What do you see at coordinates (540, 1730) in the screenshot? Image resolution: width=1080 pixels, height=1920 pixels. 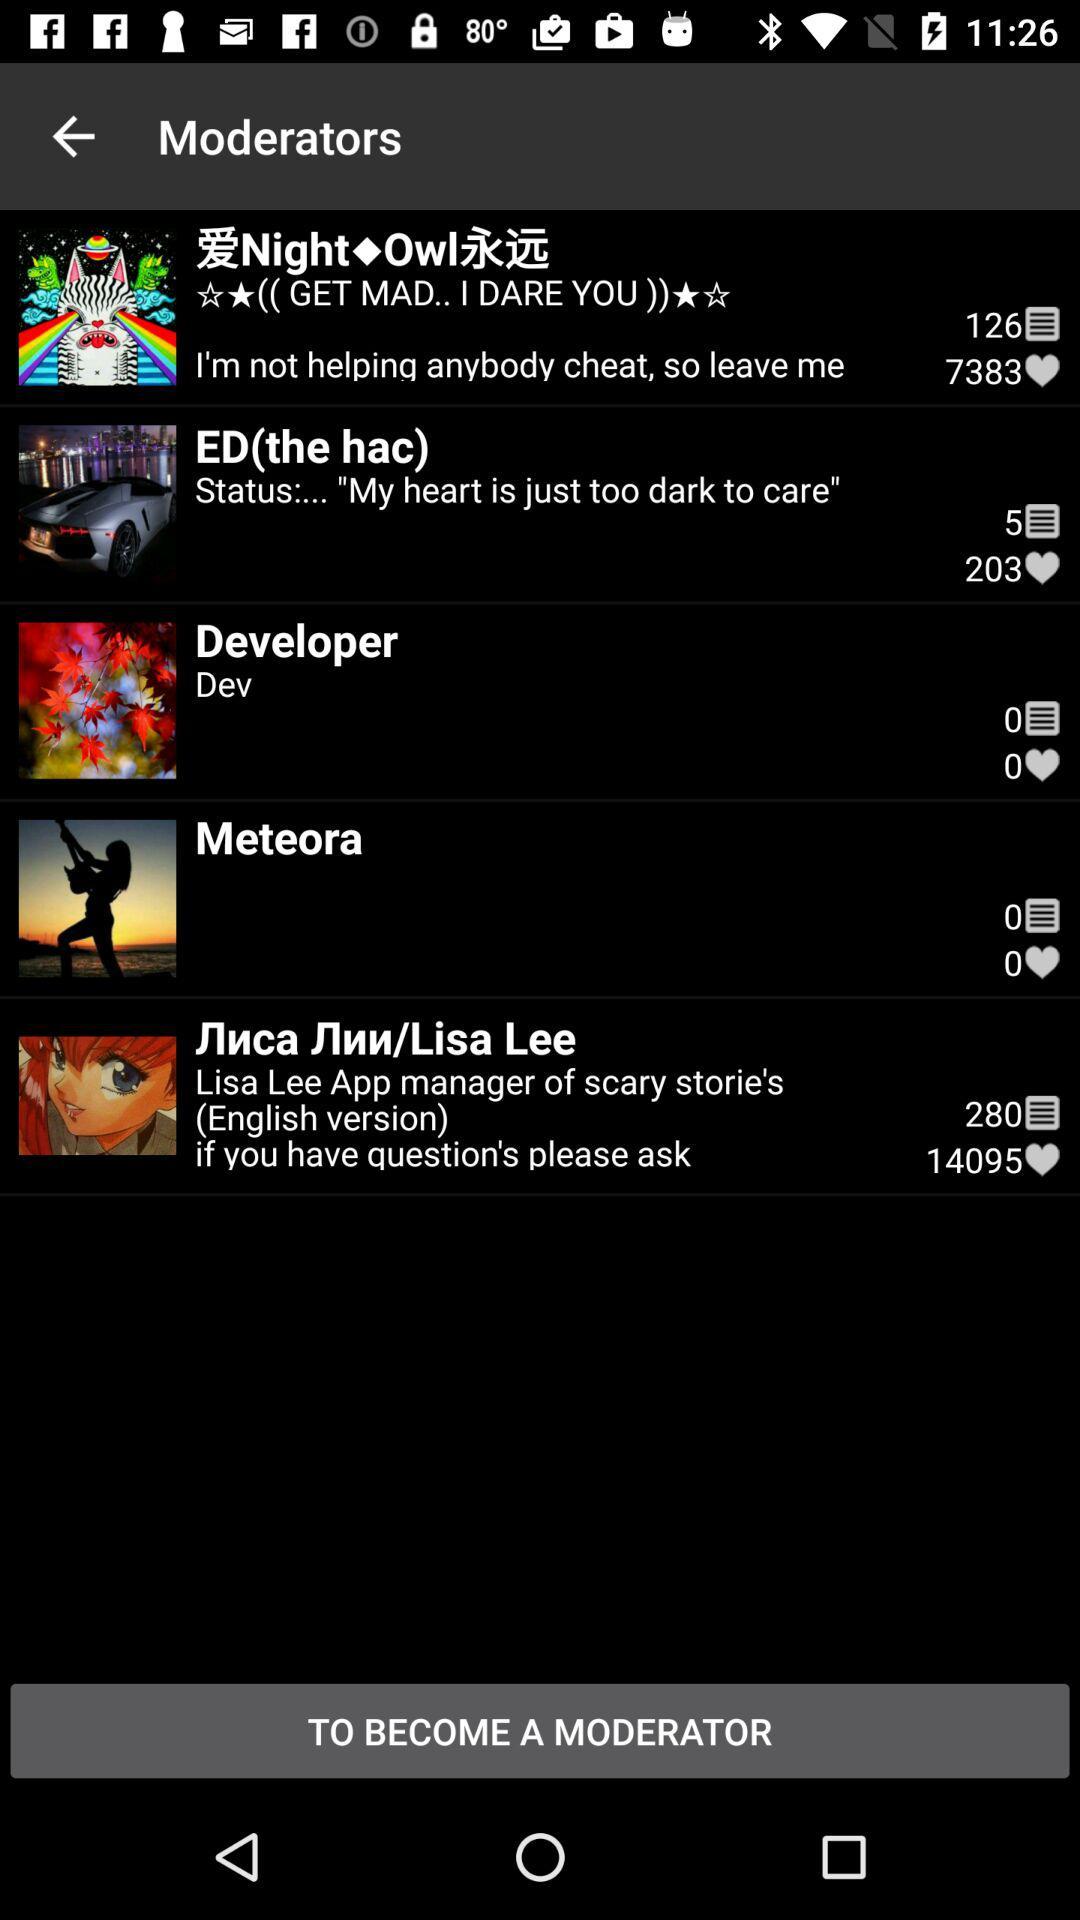 I see `the icon below the 14095` at bounding box center [540, 1730].